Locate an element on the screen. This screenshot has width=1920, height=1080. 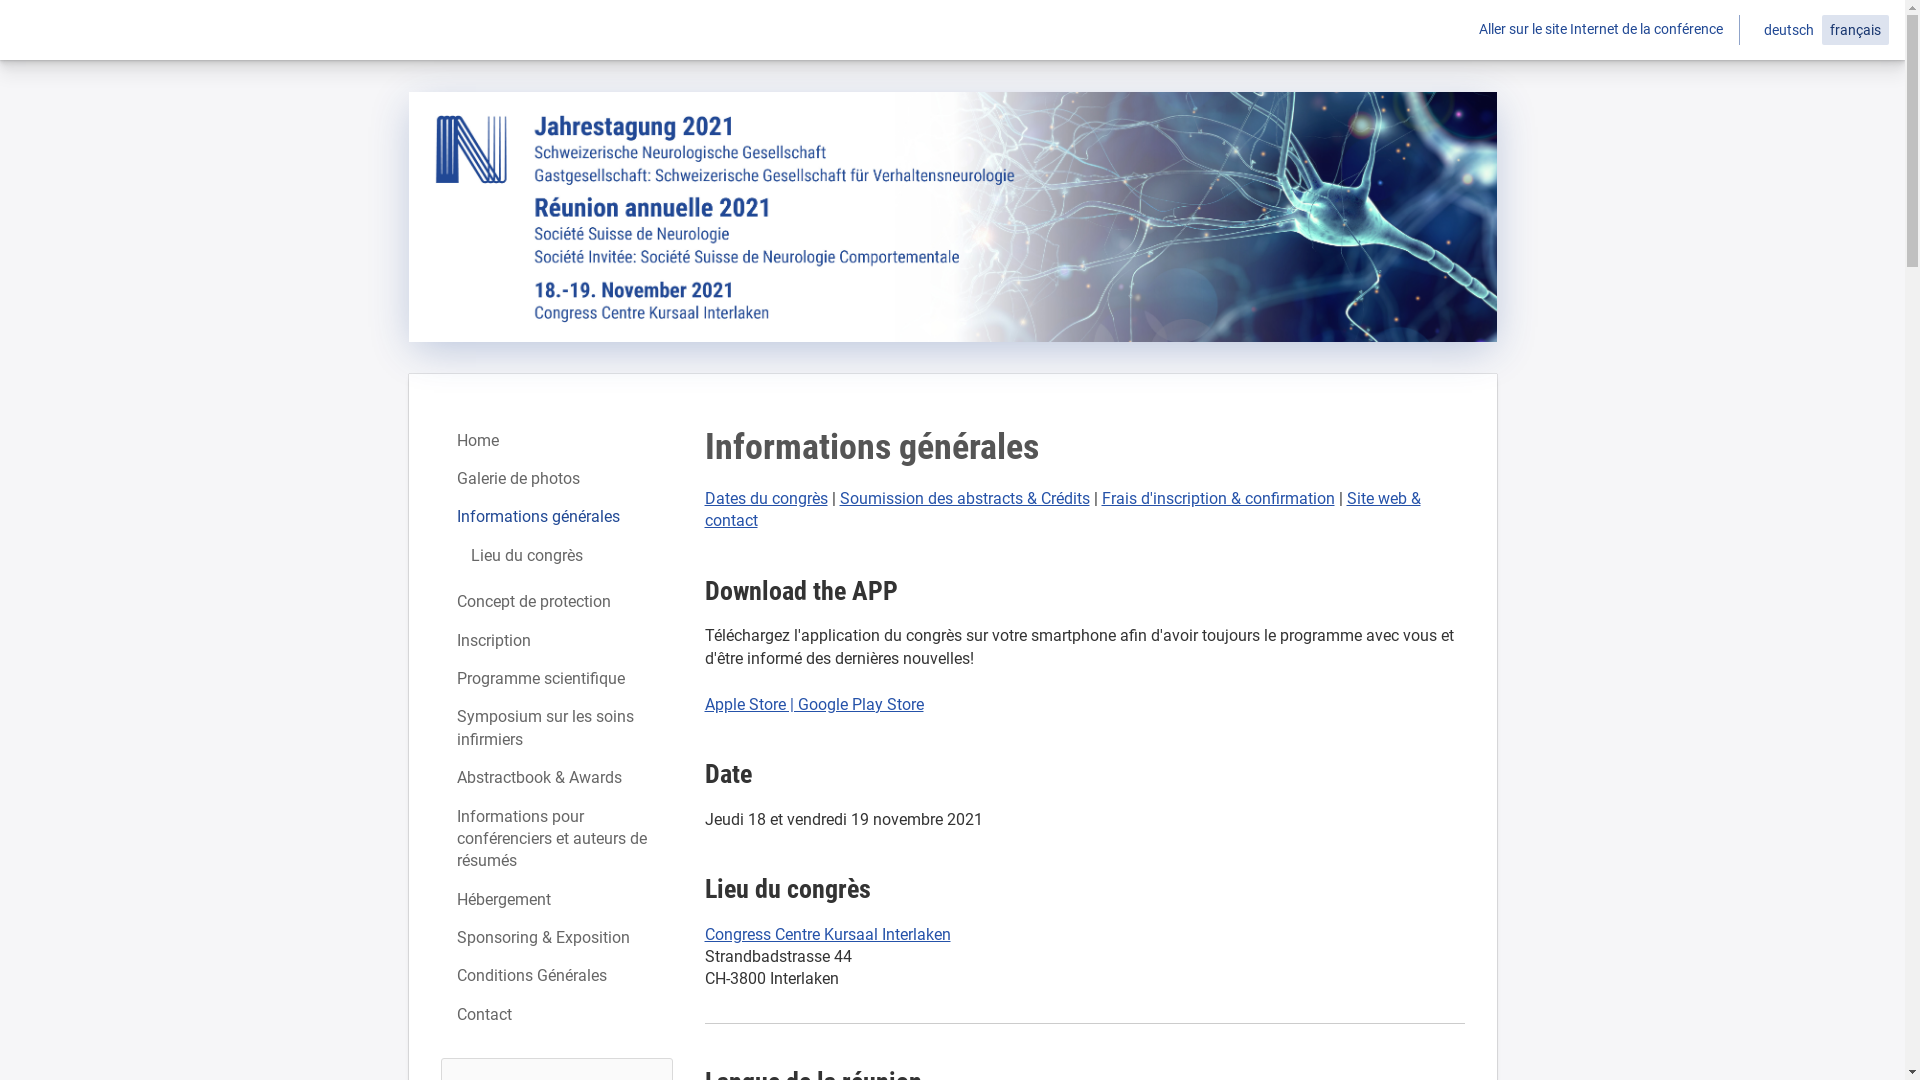
'Galerie de photos' is located at coordinates (556, 478).